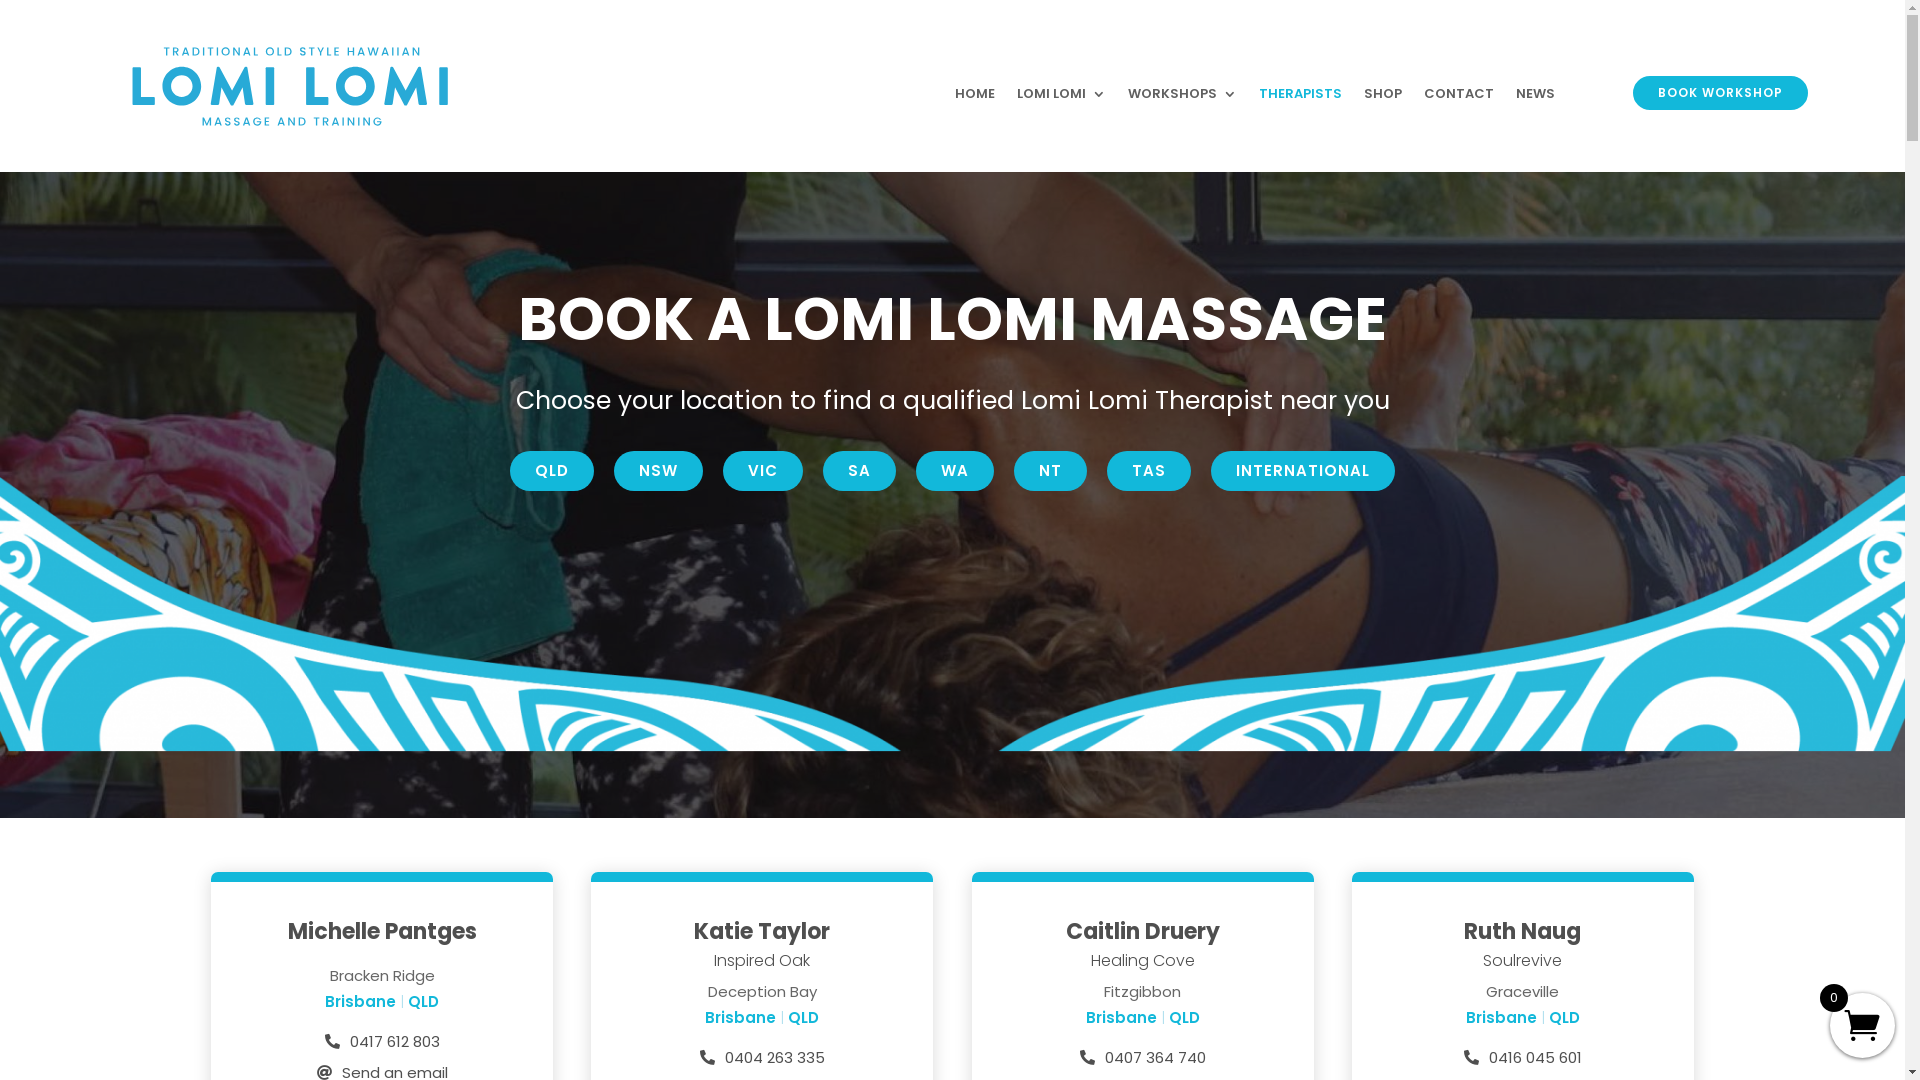 This screenshot has width=1920, height=1080. Describe the element at coordinates (859, 470) in the screenshot. I see `'SA'` at that location.